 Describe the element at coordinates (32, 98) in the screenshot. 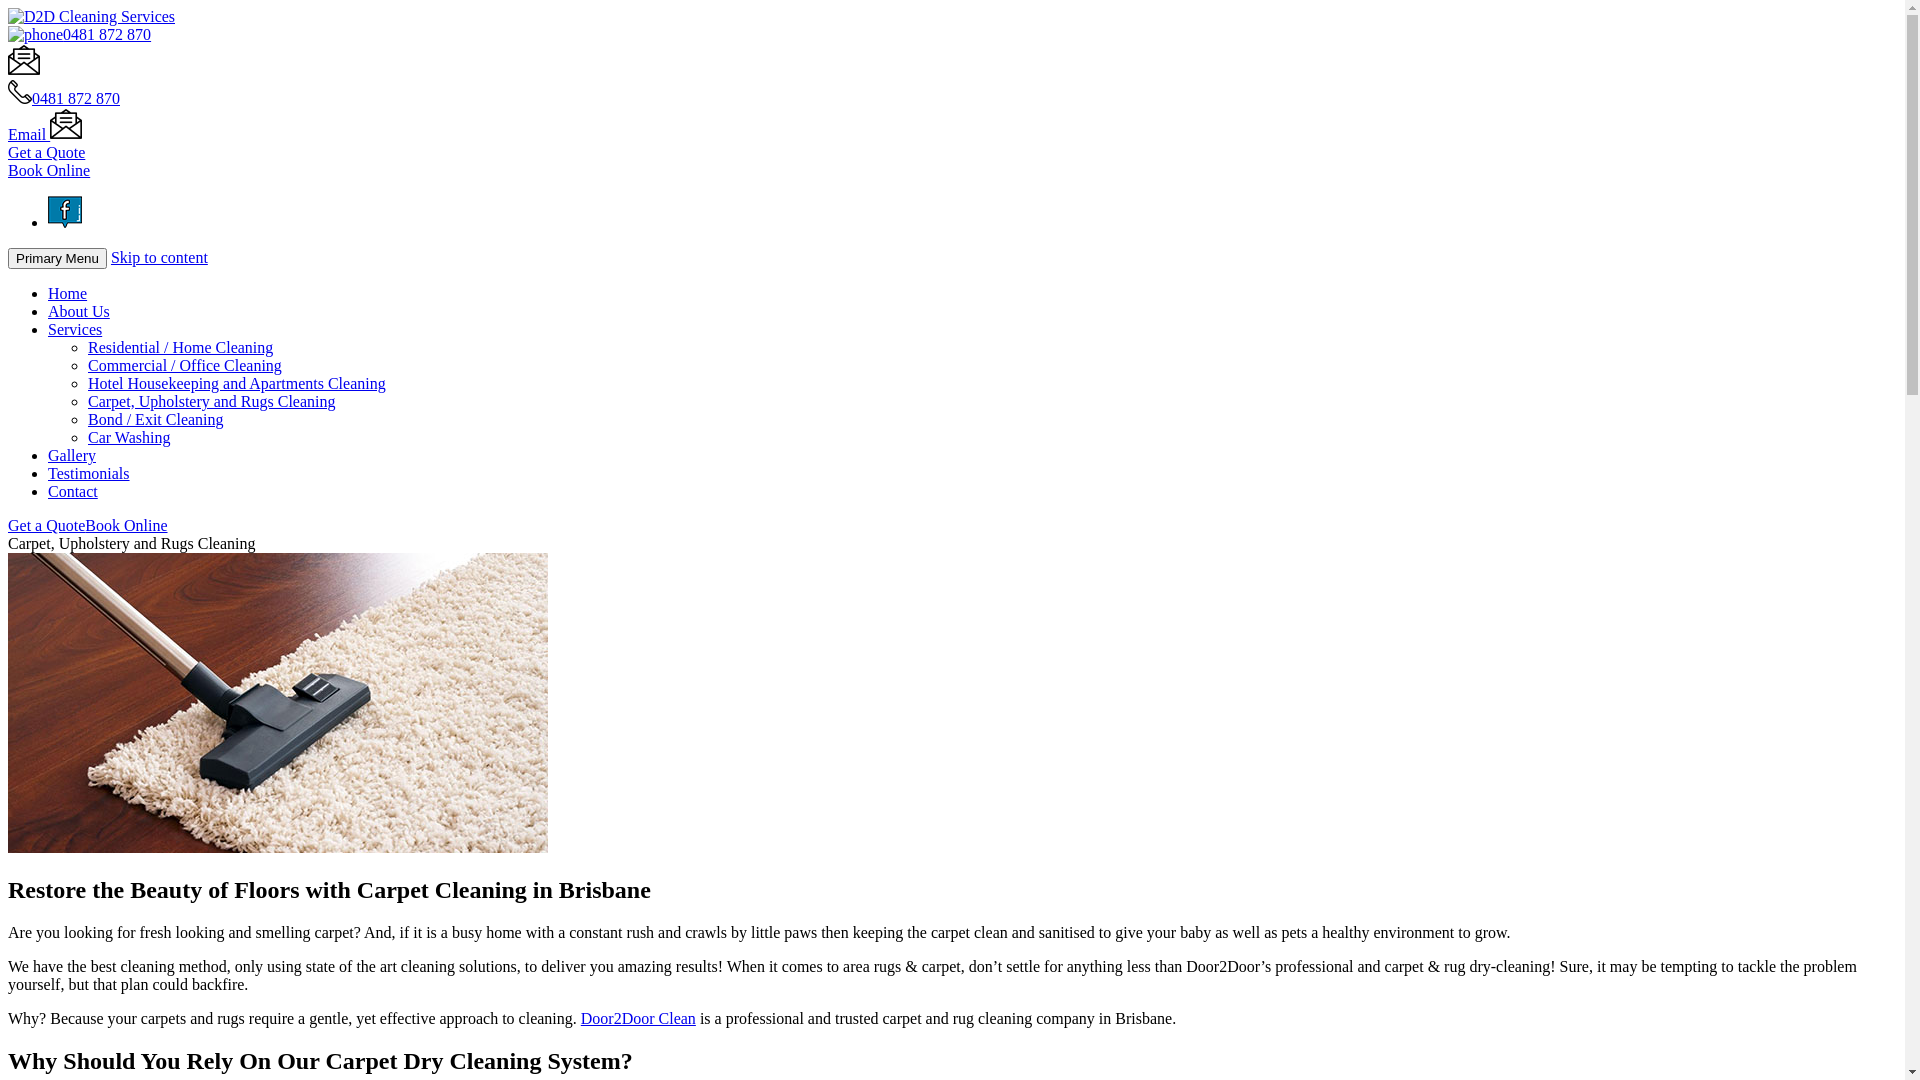

I see `'0481 872 870'` at that location.